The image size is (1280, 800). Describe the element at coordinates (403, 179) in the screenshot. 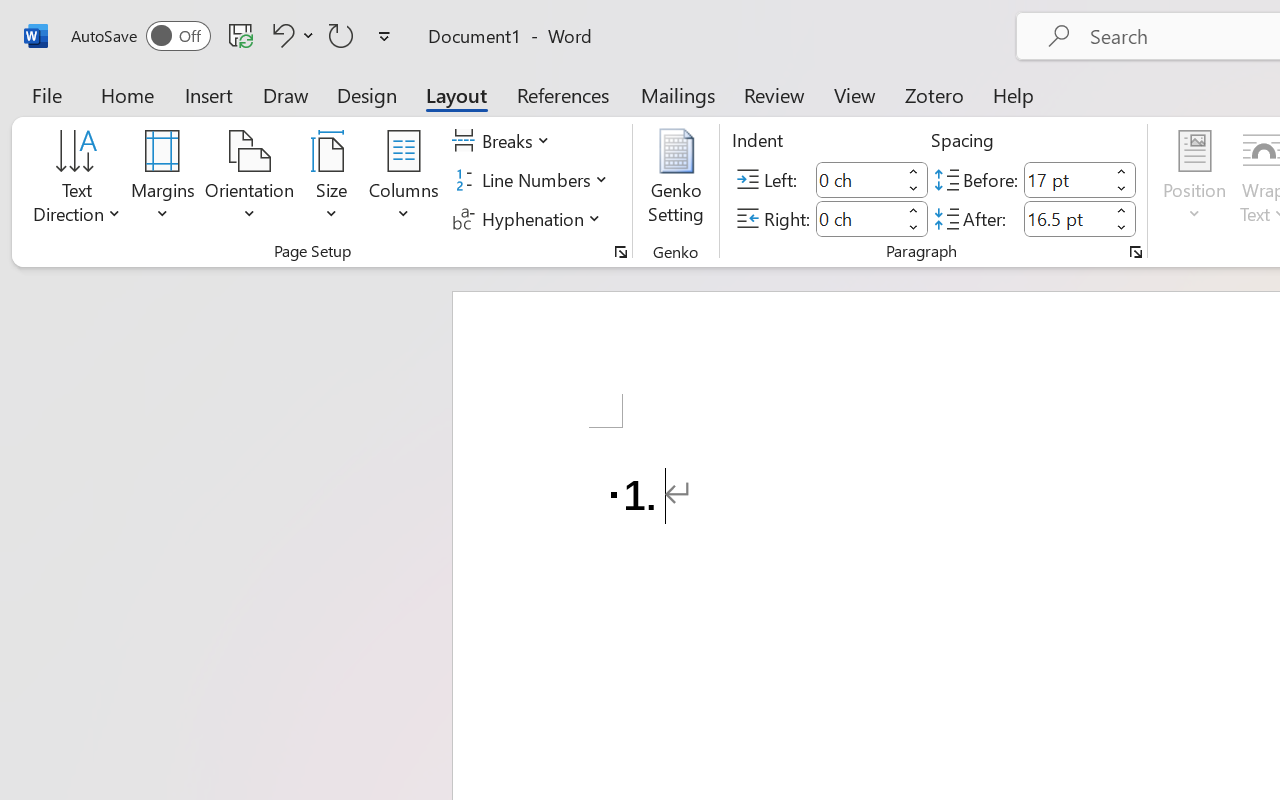

I see `'Columns'` at that location.